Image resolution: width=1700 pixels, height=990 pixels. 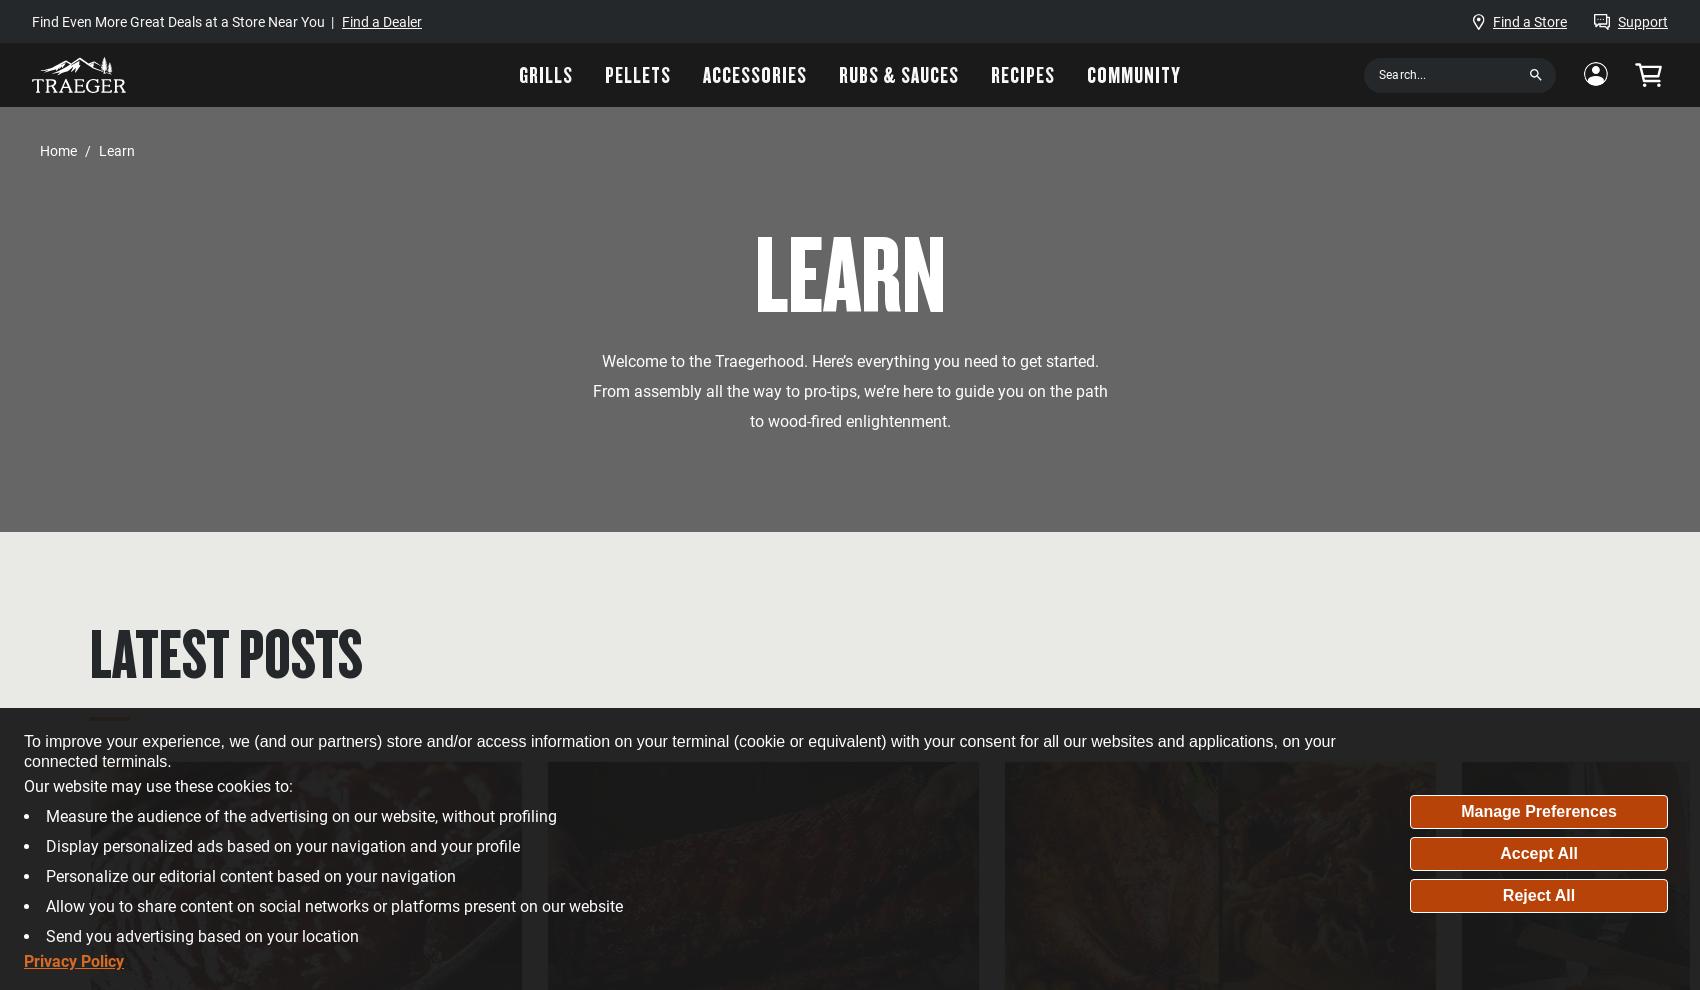 What do you see at coordinates (638, 73) in the screenshot?
I see `'Pellets'` at bounding box center [638, 73].